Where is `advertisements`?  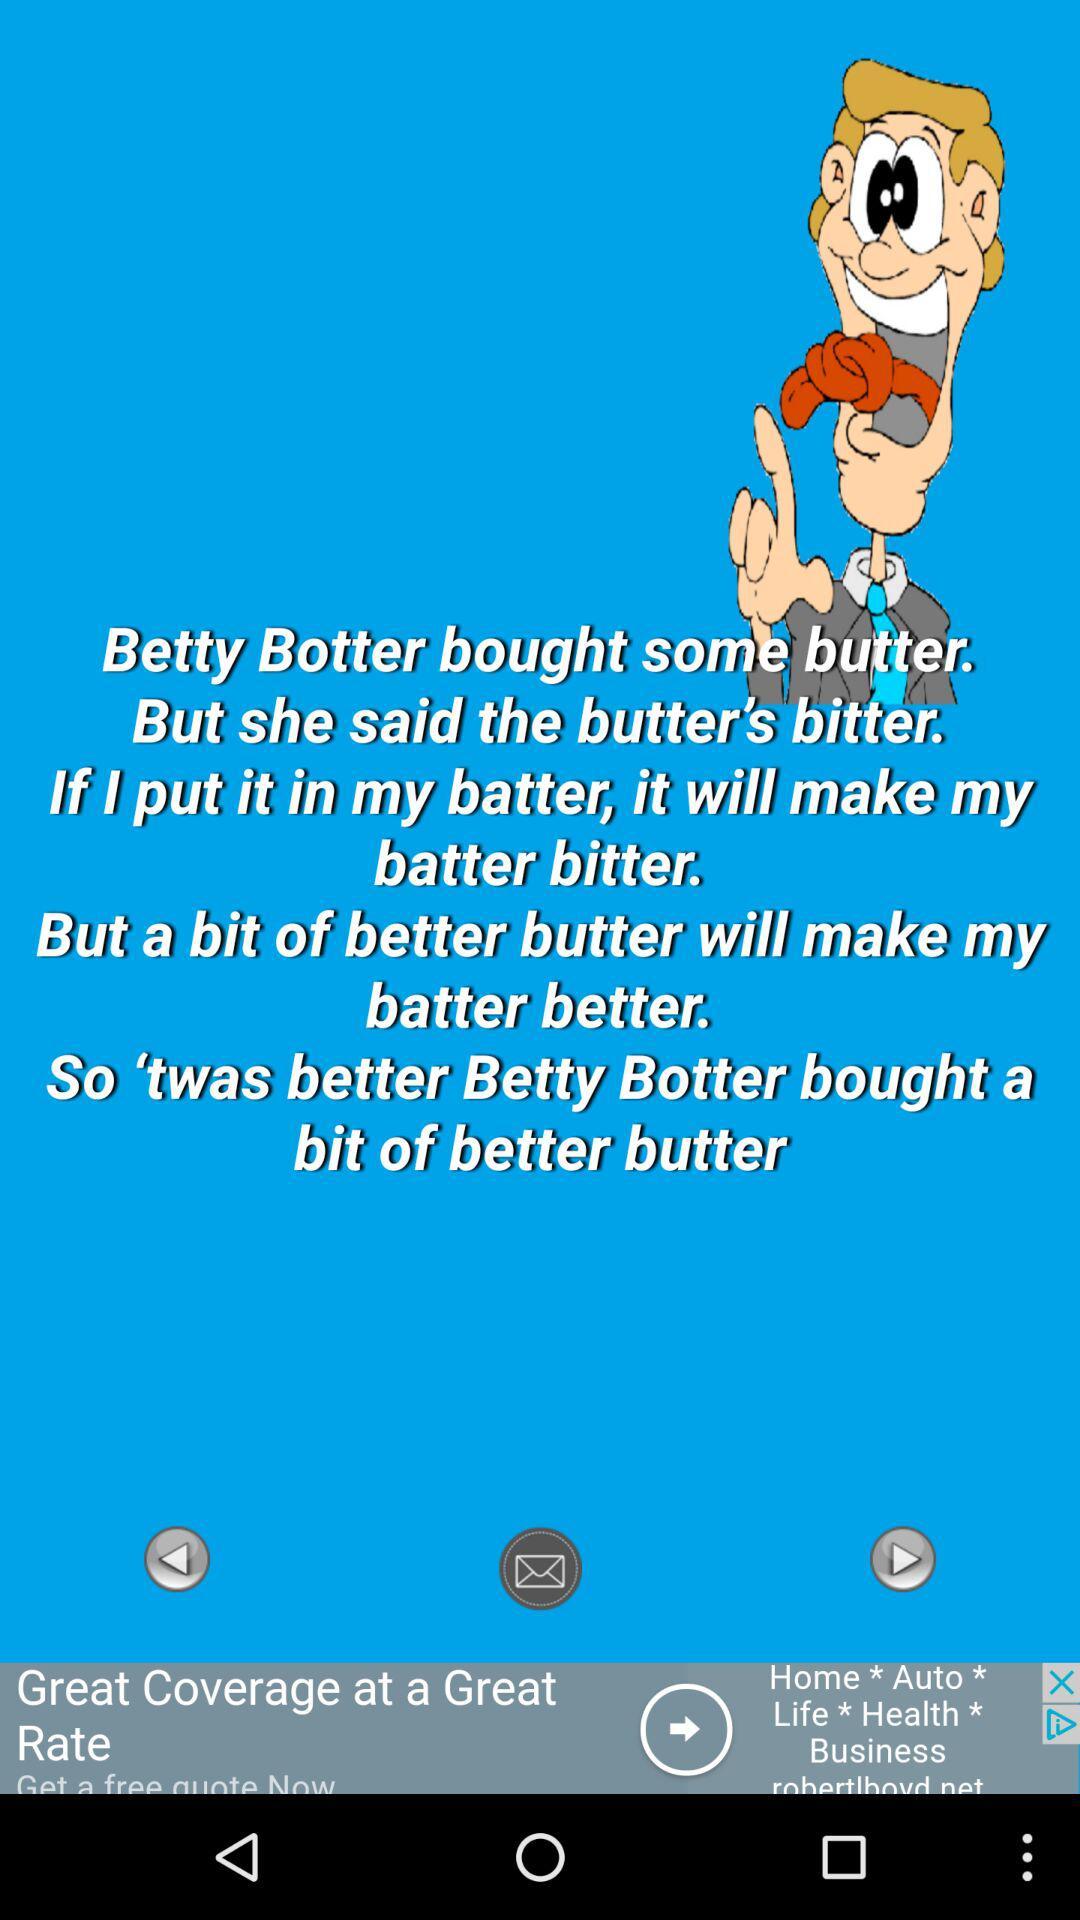 advertisements is located at coordinates (540, 1727).